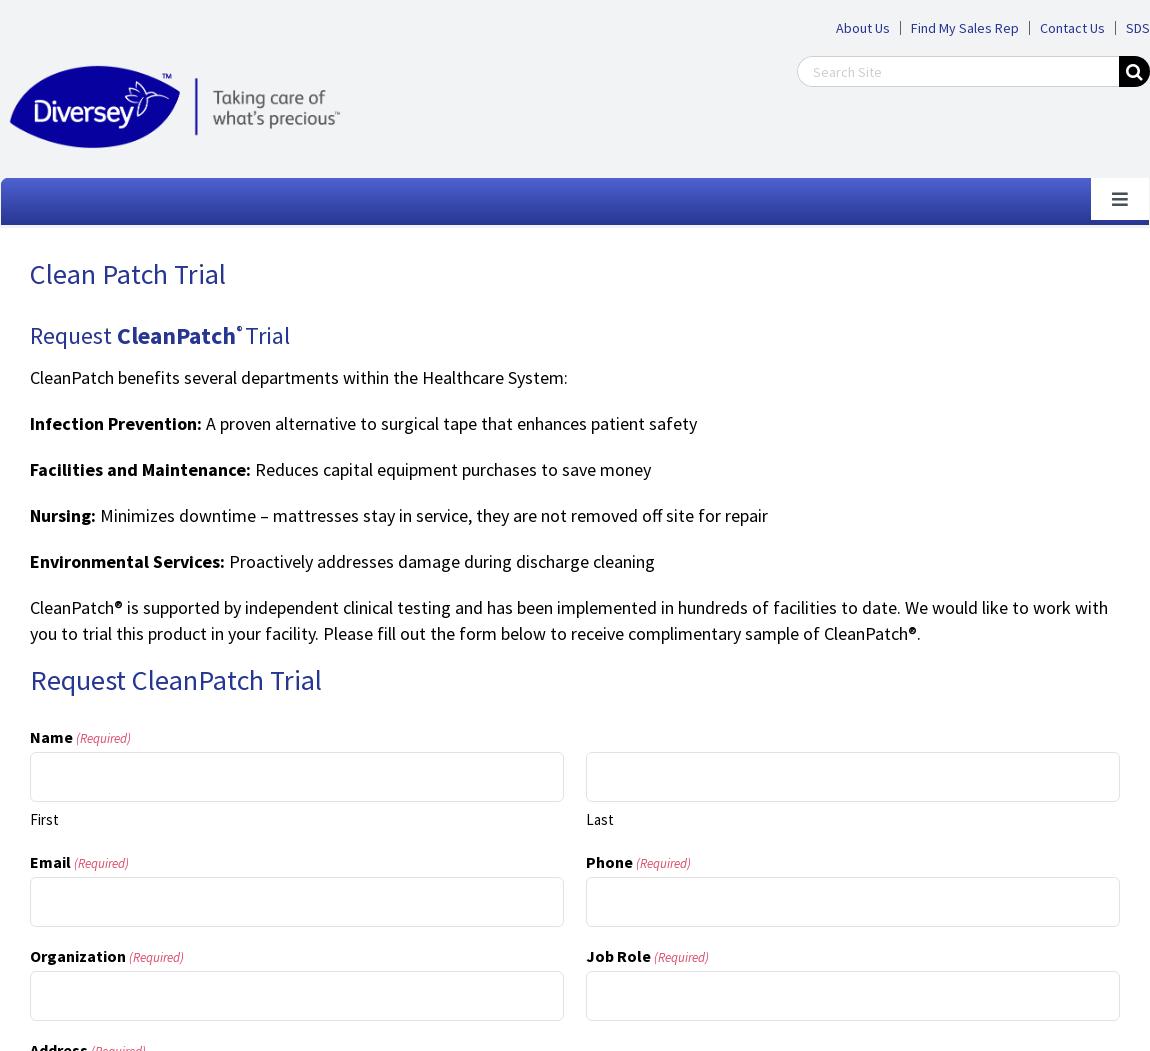  I want to click on 'Nursing:', so click(60, 515).